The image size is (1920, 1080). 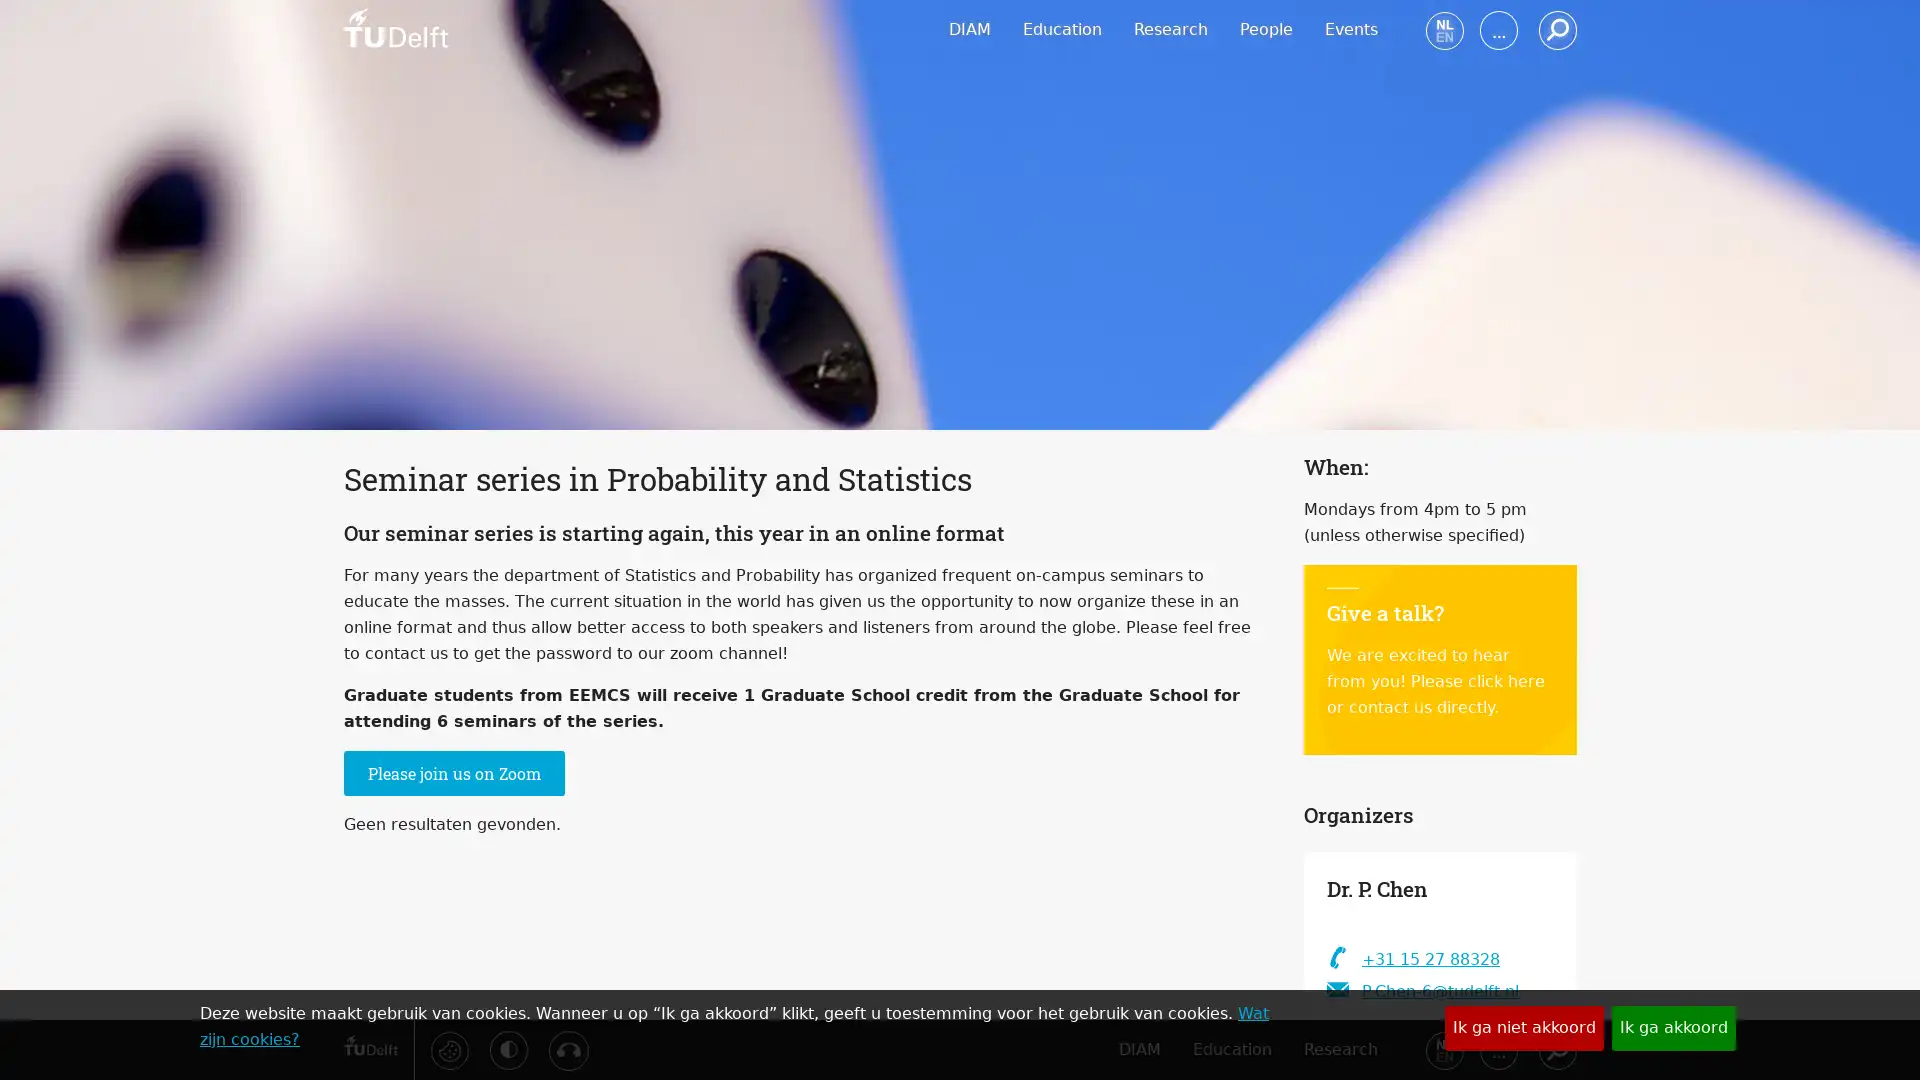 What do you see at coordinates (566, 1049) in the screenshot?
I see `Luister met de ReachDeck-werkbalk` at bounding box center [566, 1049].